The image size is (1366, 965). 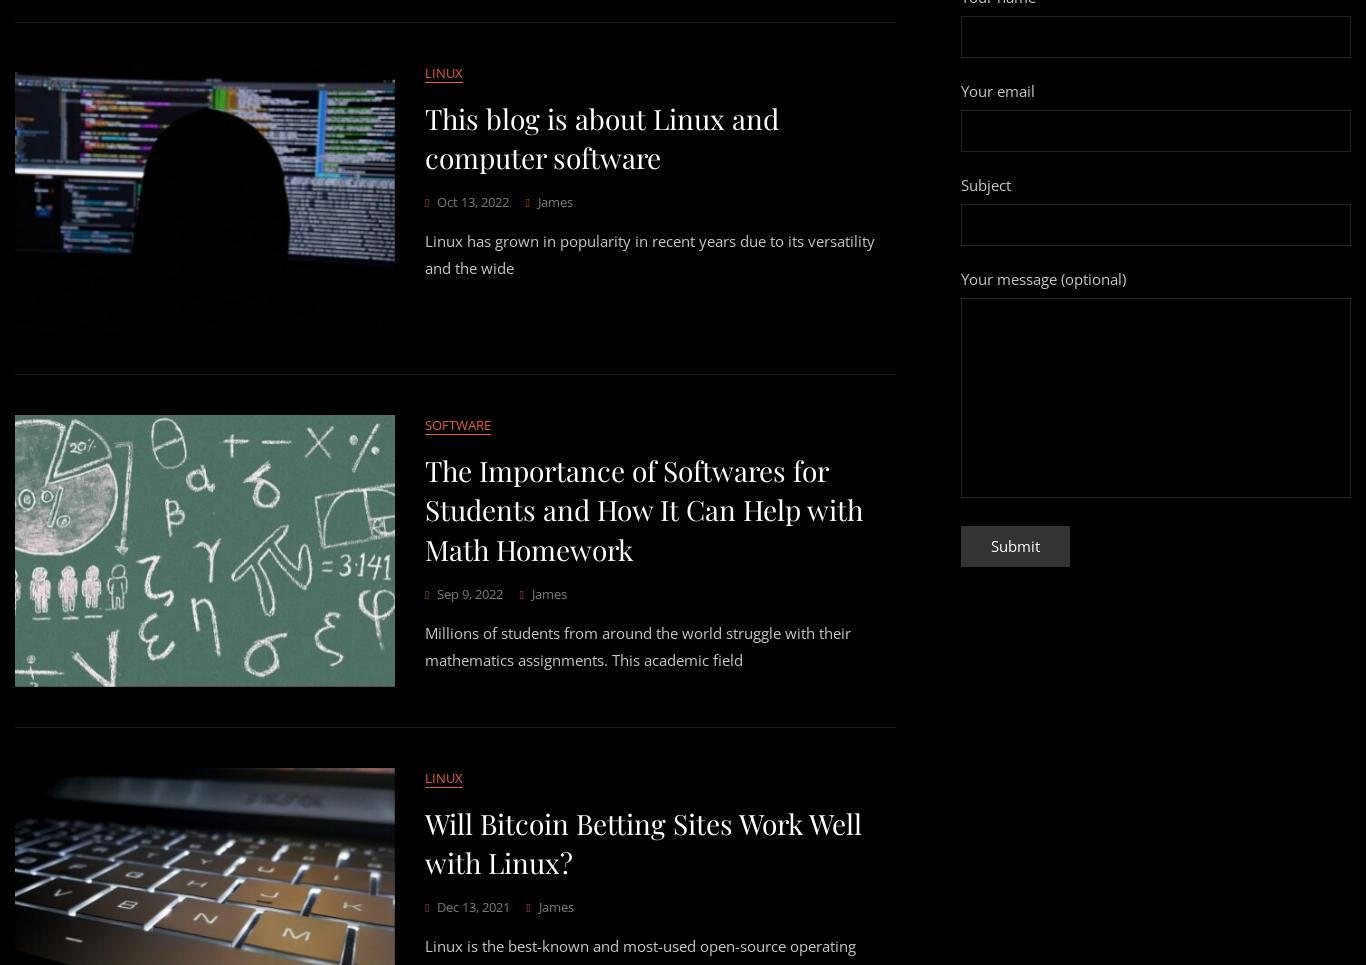 I want to click on 'The Importance of Softwares for Students and How It Can Help with Math Homework', so click(x=642, y=509).